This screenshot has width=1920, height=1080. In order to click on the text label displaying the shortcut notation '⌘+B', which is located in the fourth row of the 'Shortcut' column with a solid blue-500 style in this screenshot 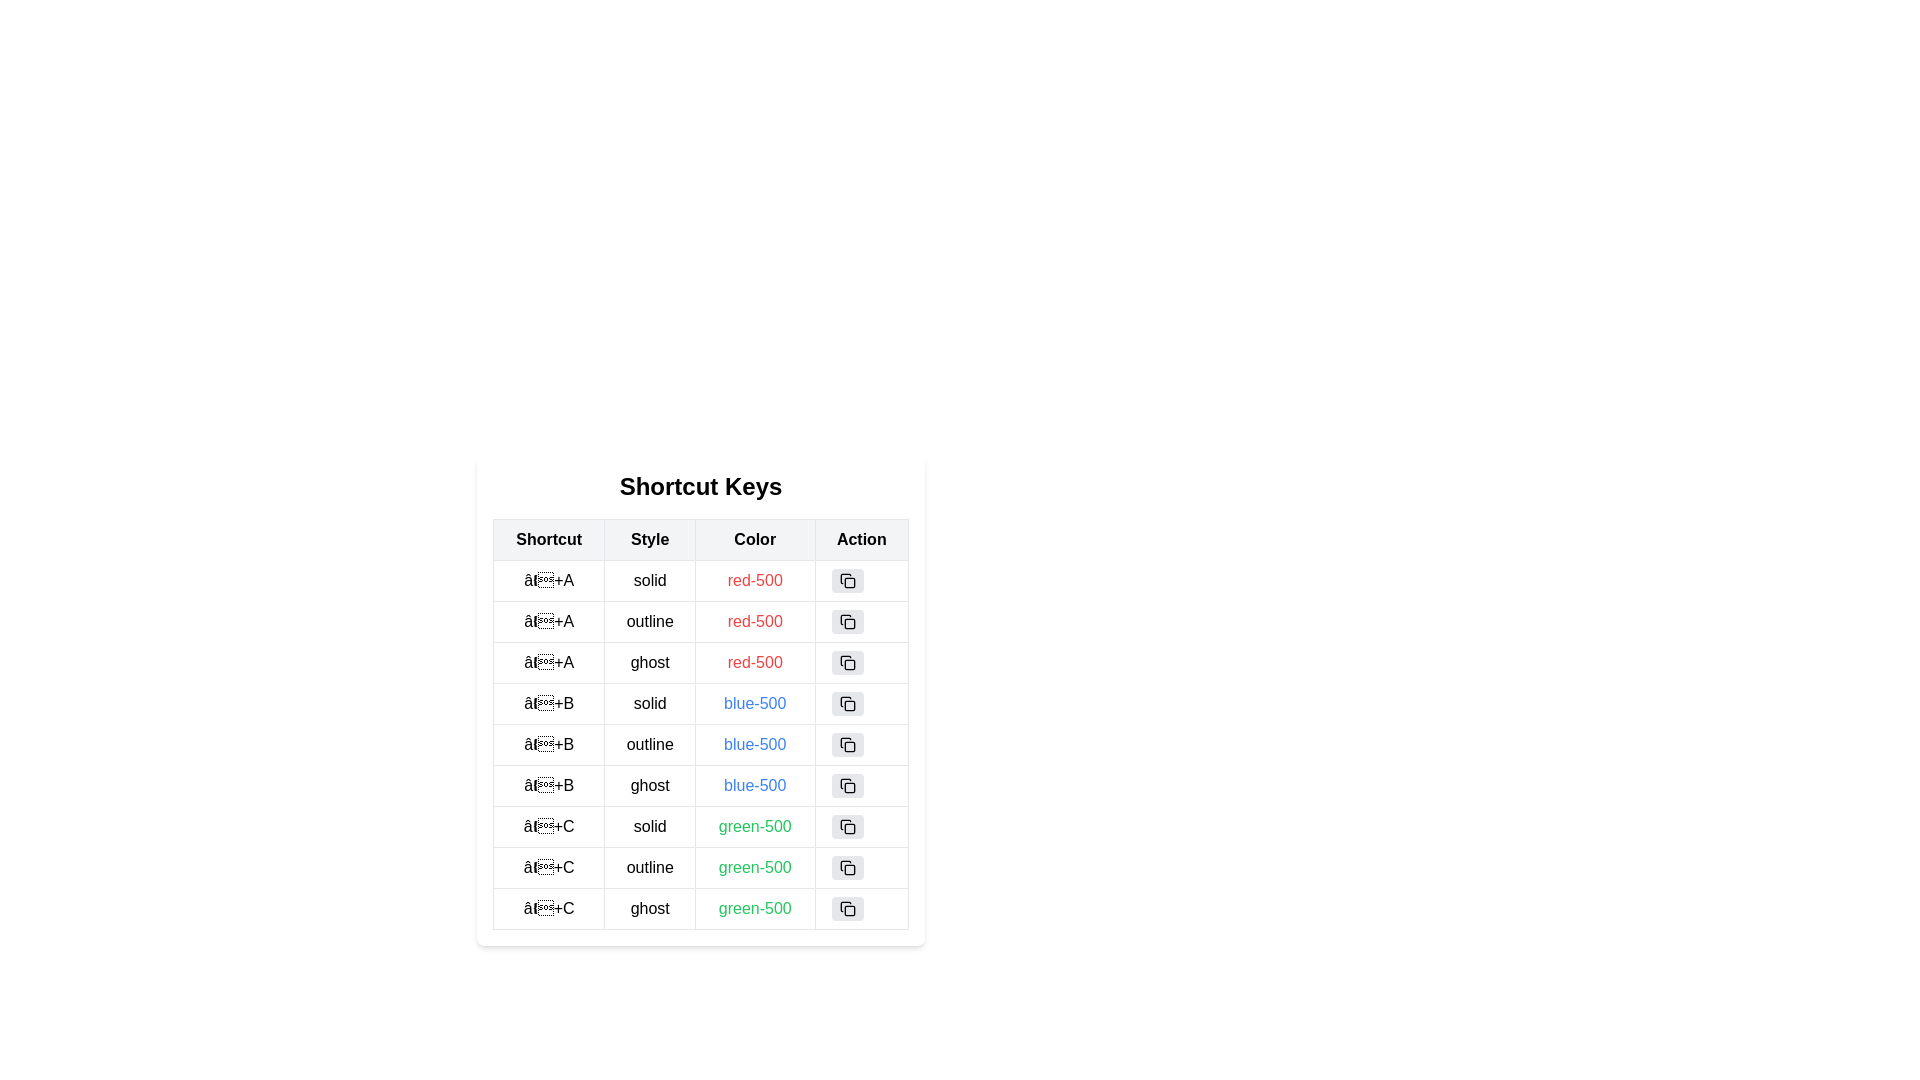, I will do `click(549, 703)`.